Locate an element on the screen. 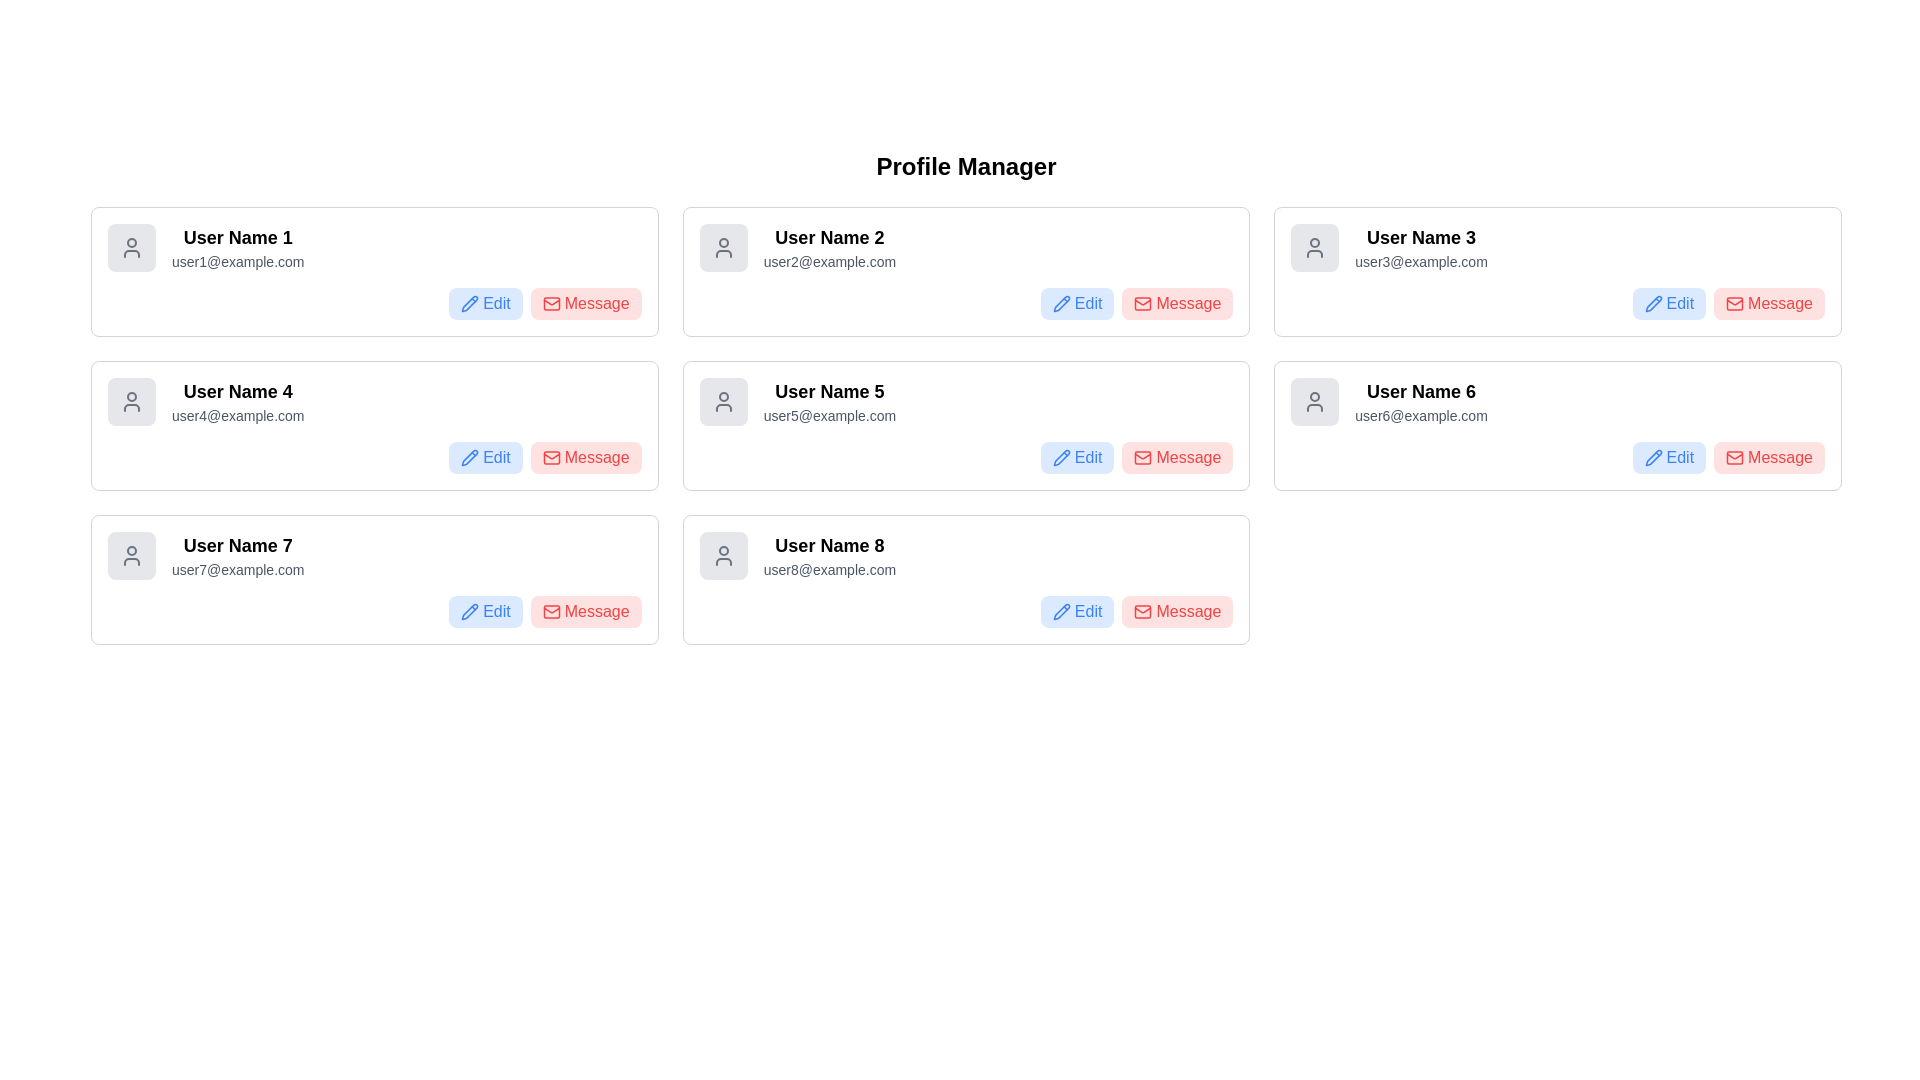 This screenshot has height=1080, width=1920. the 'Edit' button in the second user profile box, which is styled with a bold blue font and light blue background is located at coordinates (1087, 304).